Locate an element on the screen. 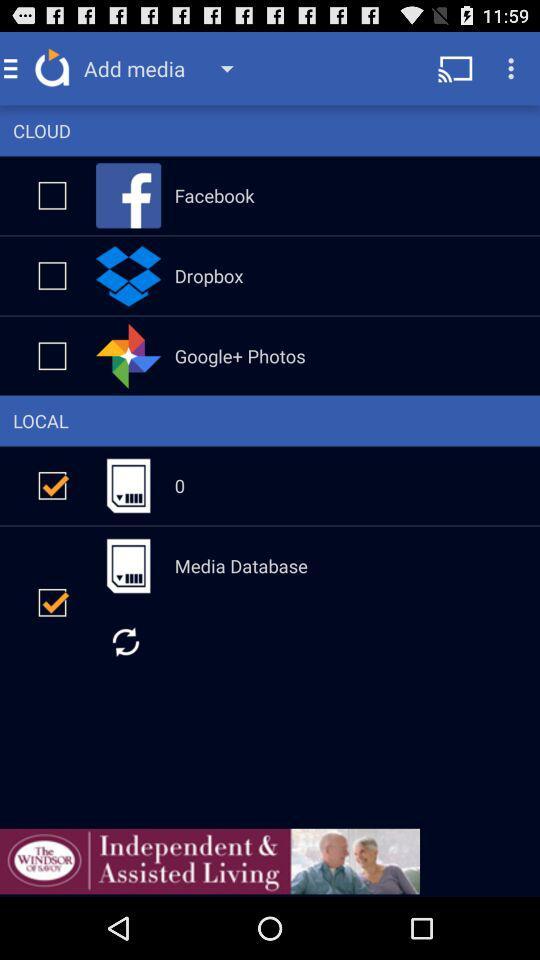 The image size is (540, 960). tick option is located at coordinates (52, 484).